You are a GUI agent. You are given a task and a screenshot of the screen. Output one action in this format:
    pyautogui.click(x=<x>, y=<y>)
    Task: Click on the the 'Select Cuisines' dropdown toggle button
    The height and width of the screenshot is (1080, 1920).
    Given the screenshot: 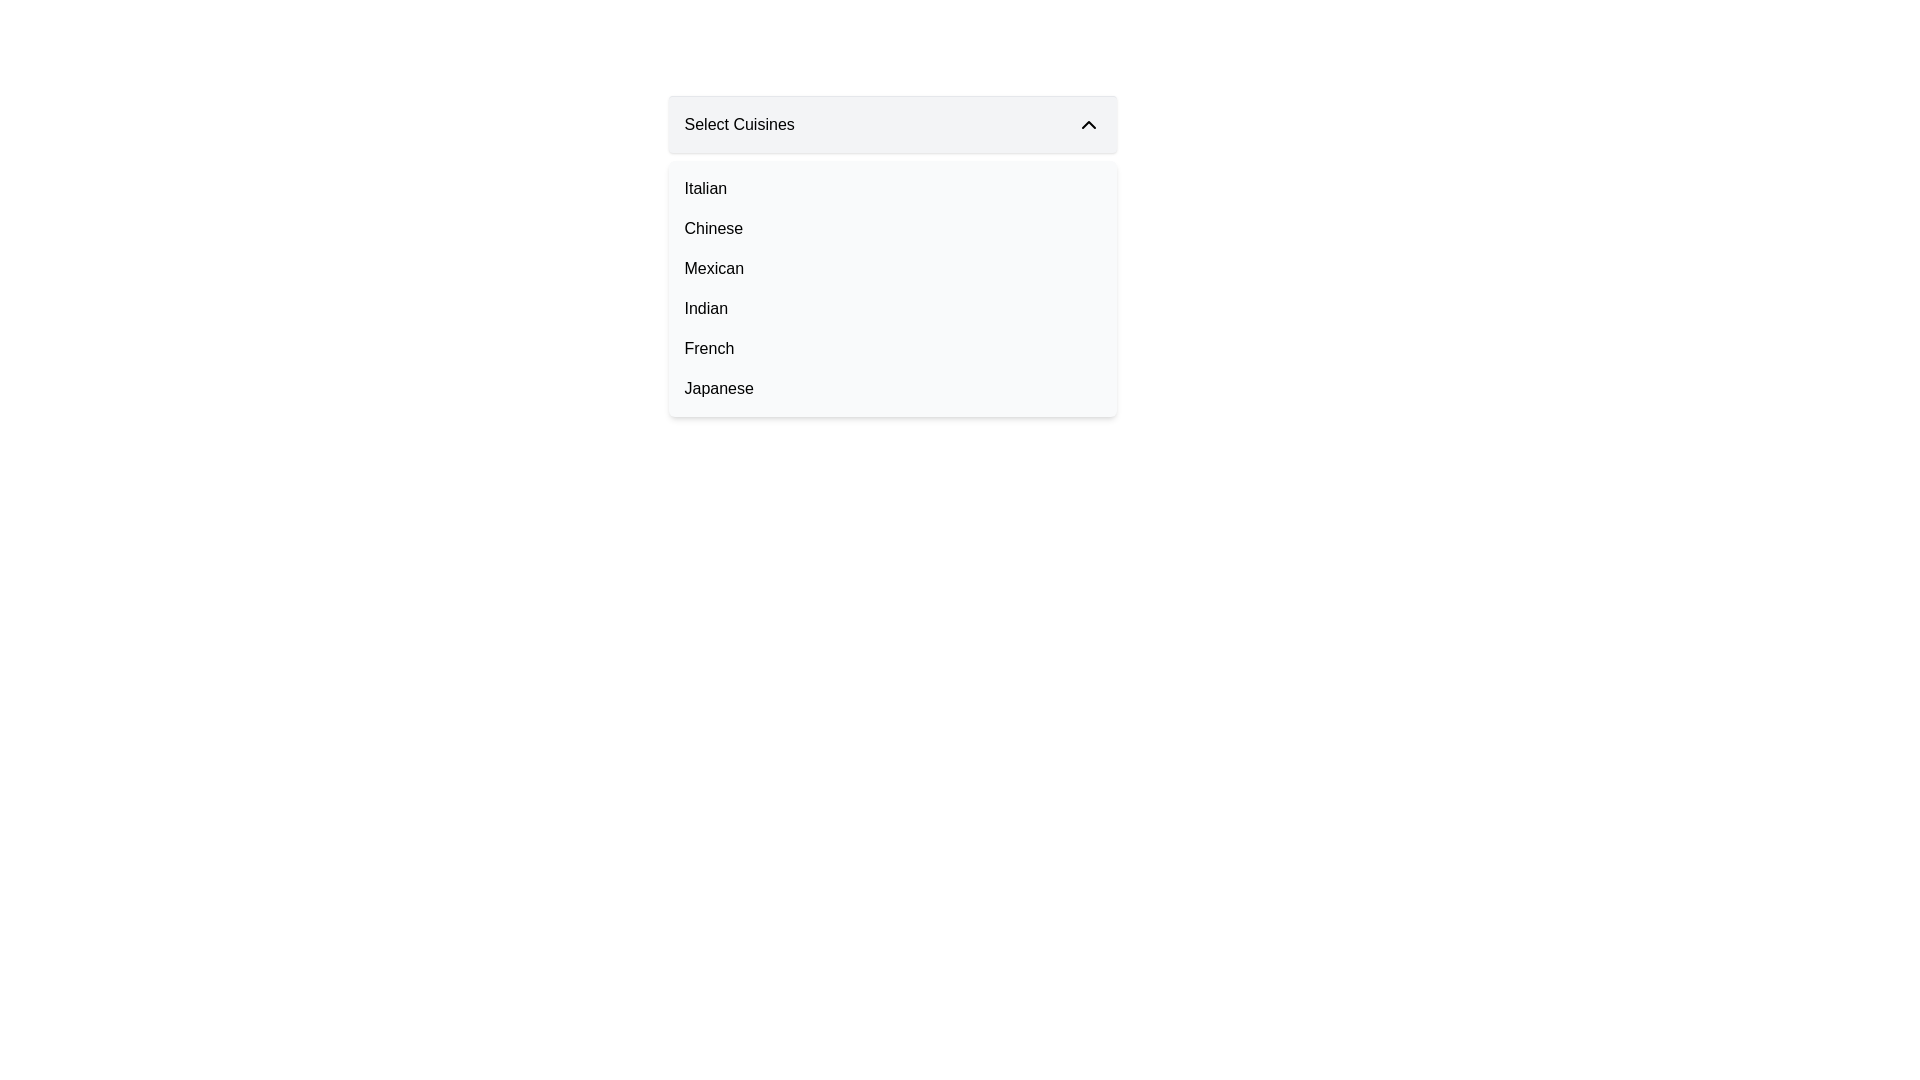 What is the action you would take?
    pyautogui.click(x=891, y=124)
    